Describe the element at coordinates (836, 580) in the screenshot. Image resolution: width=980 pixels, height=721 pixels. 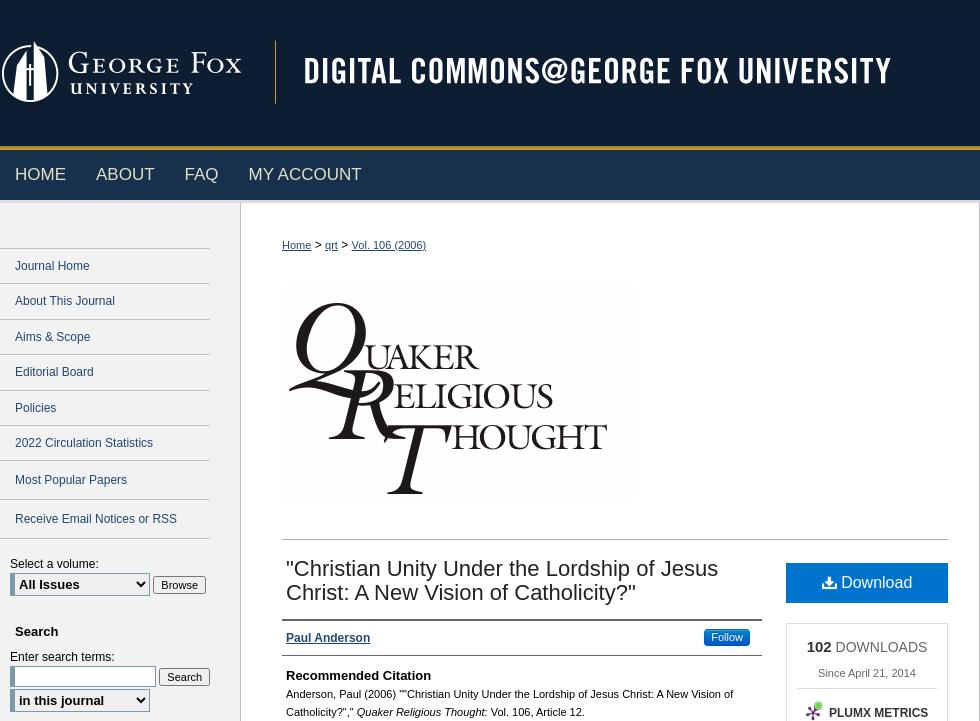
I see `'Download'` at that location.